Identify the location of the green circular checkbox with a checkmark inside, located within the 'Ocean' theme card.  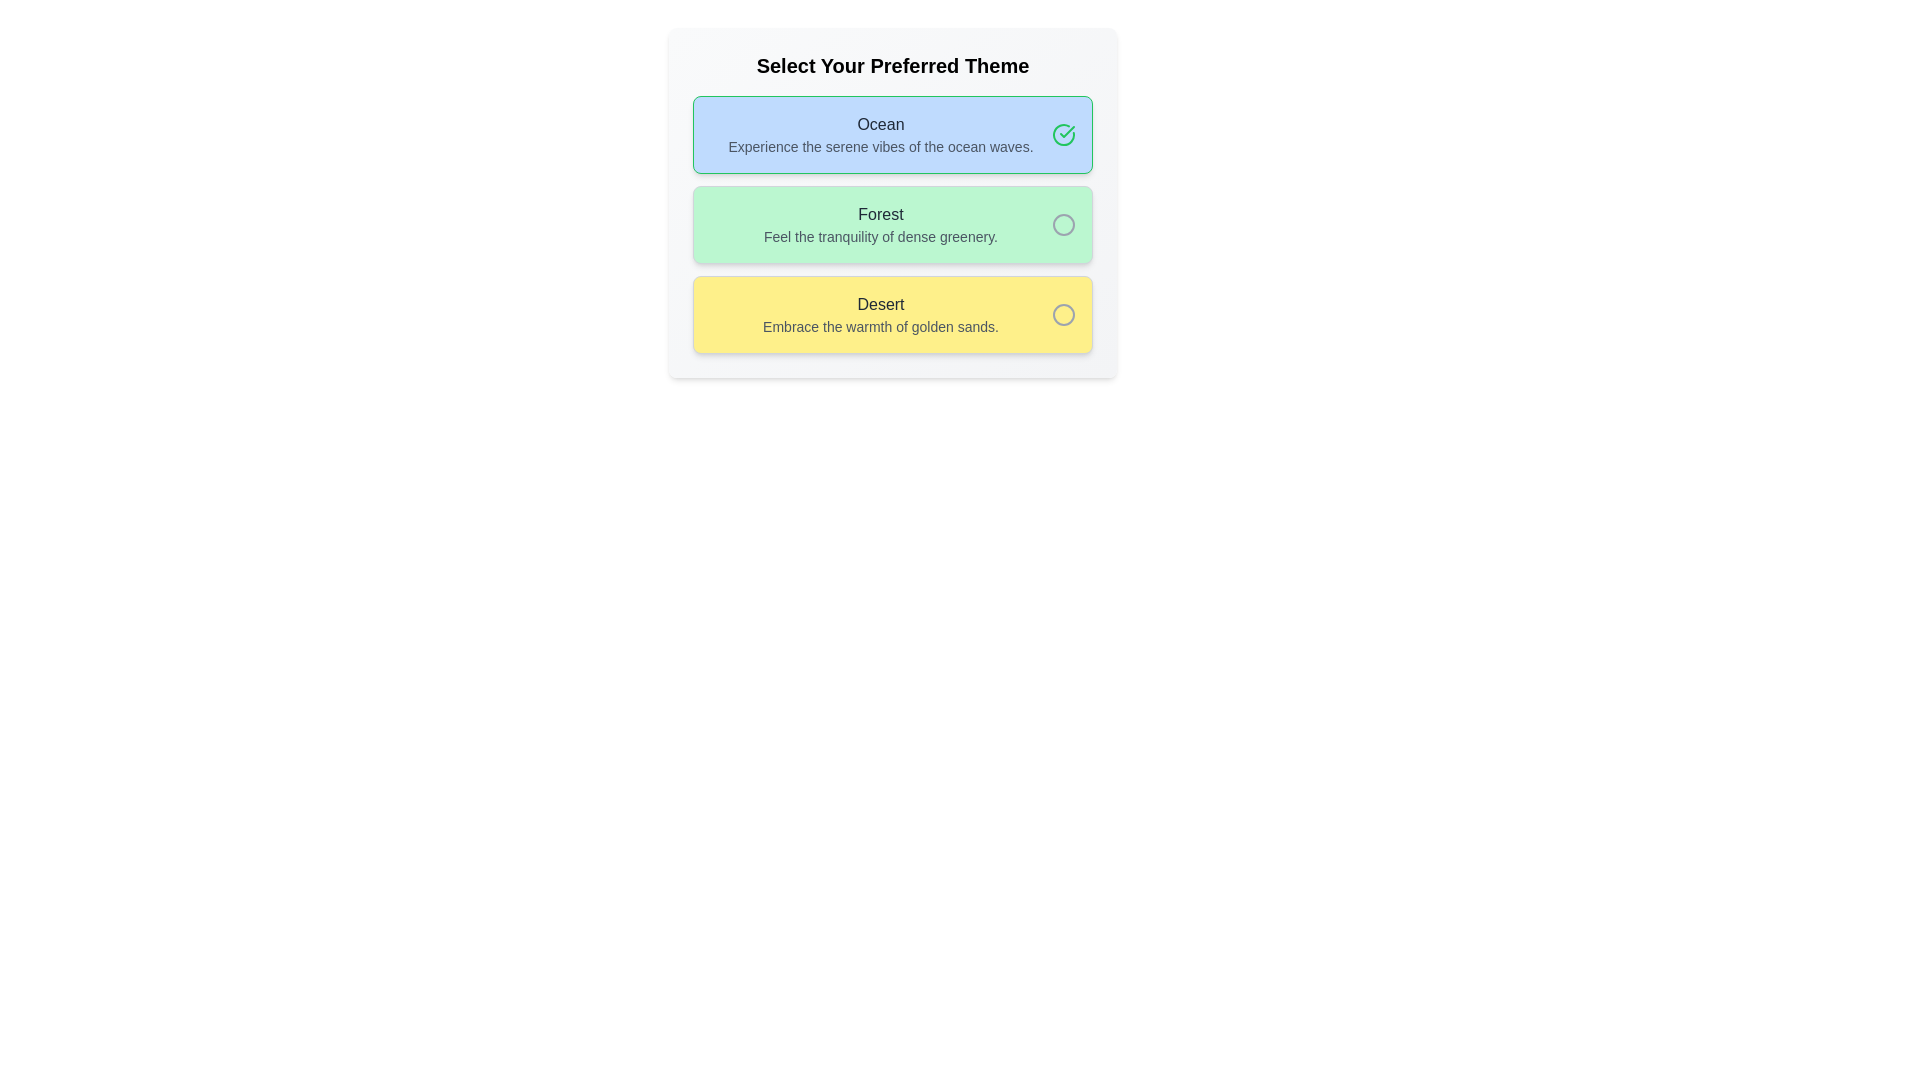
(1063, 135).